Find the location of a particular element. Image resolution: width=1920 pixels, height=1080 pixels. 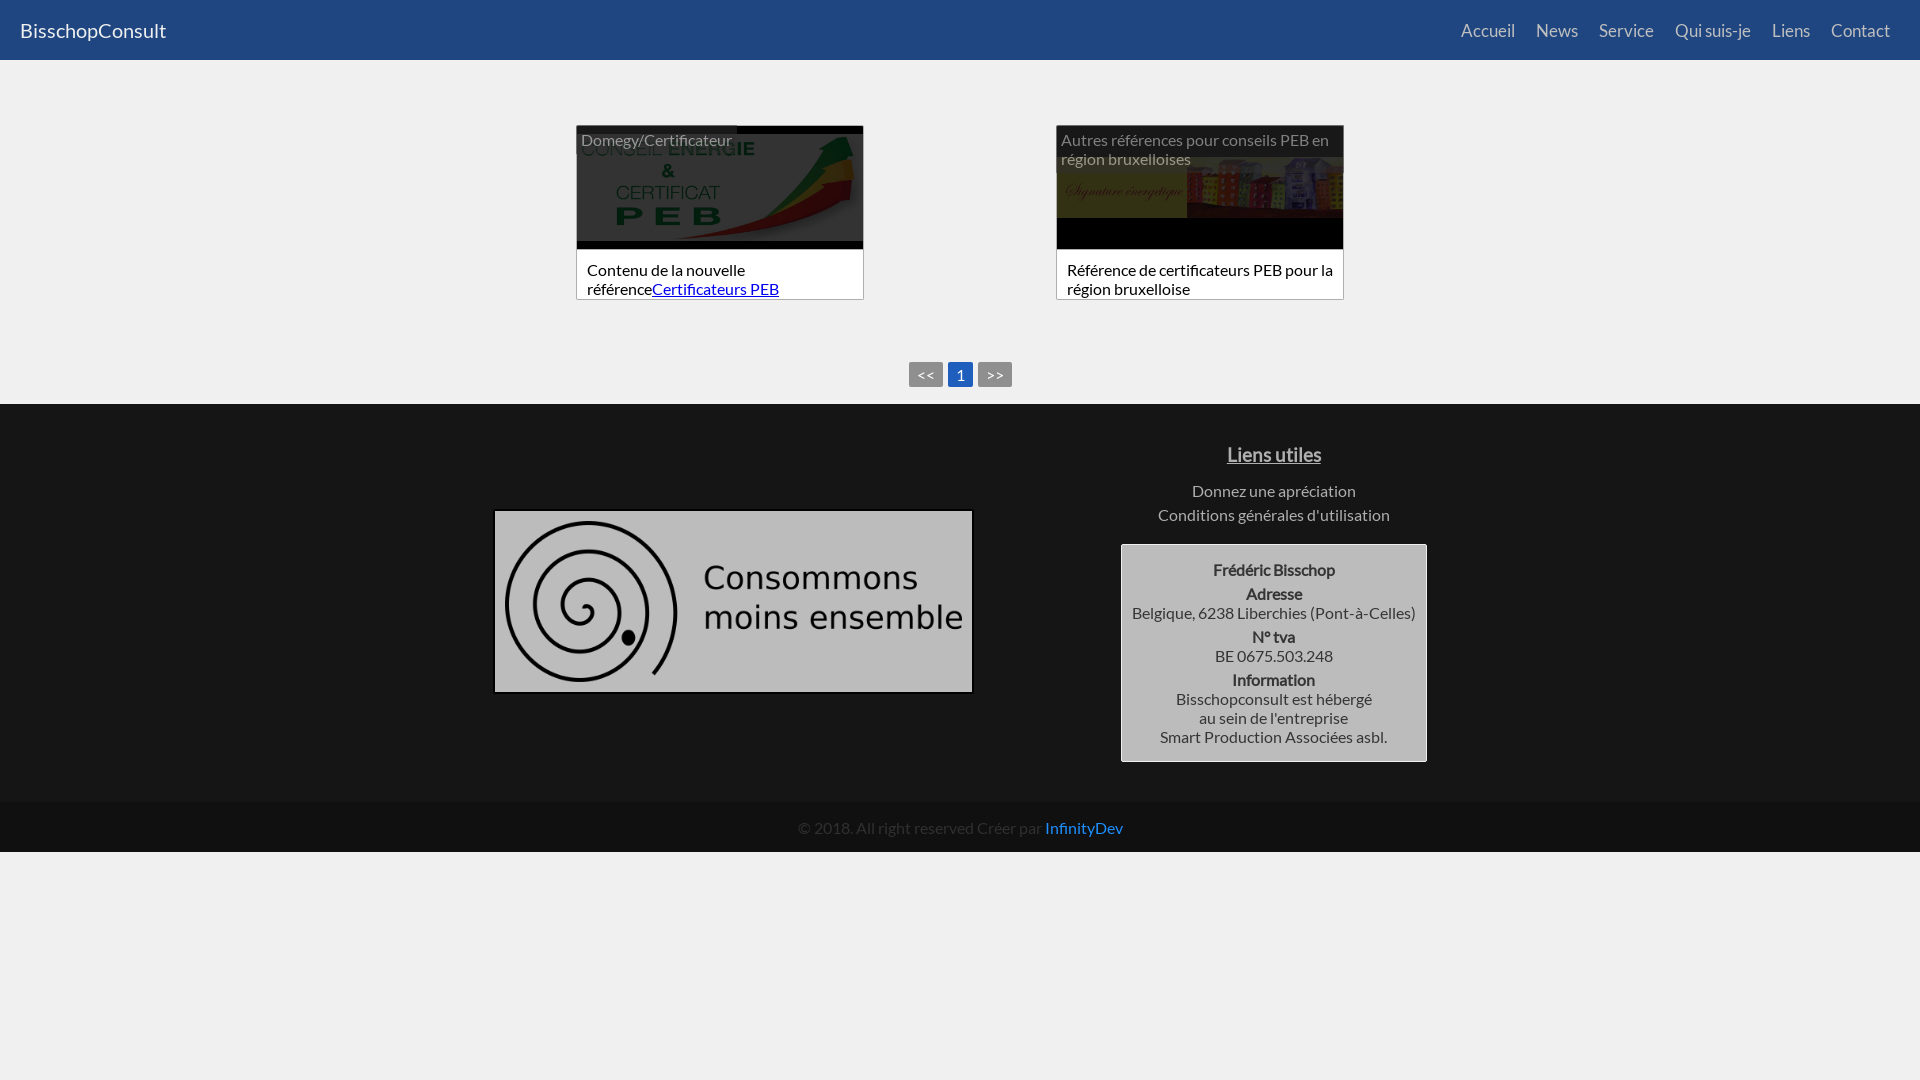

'BisschopConsult' is located at coordinates (91, 30).